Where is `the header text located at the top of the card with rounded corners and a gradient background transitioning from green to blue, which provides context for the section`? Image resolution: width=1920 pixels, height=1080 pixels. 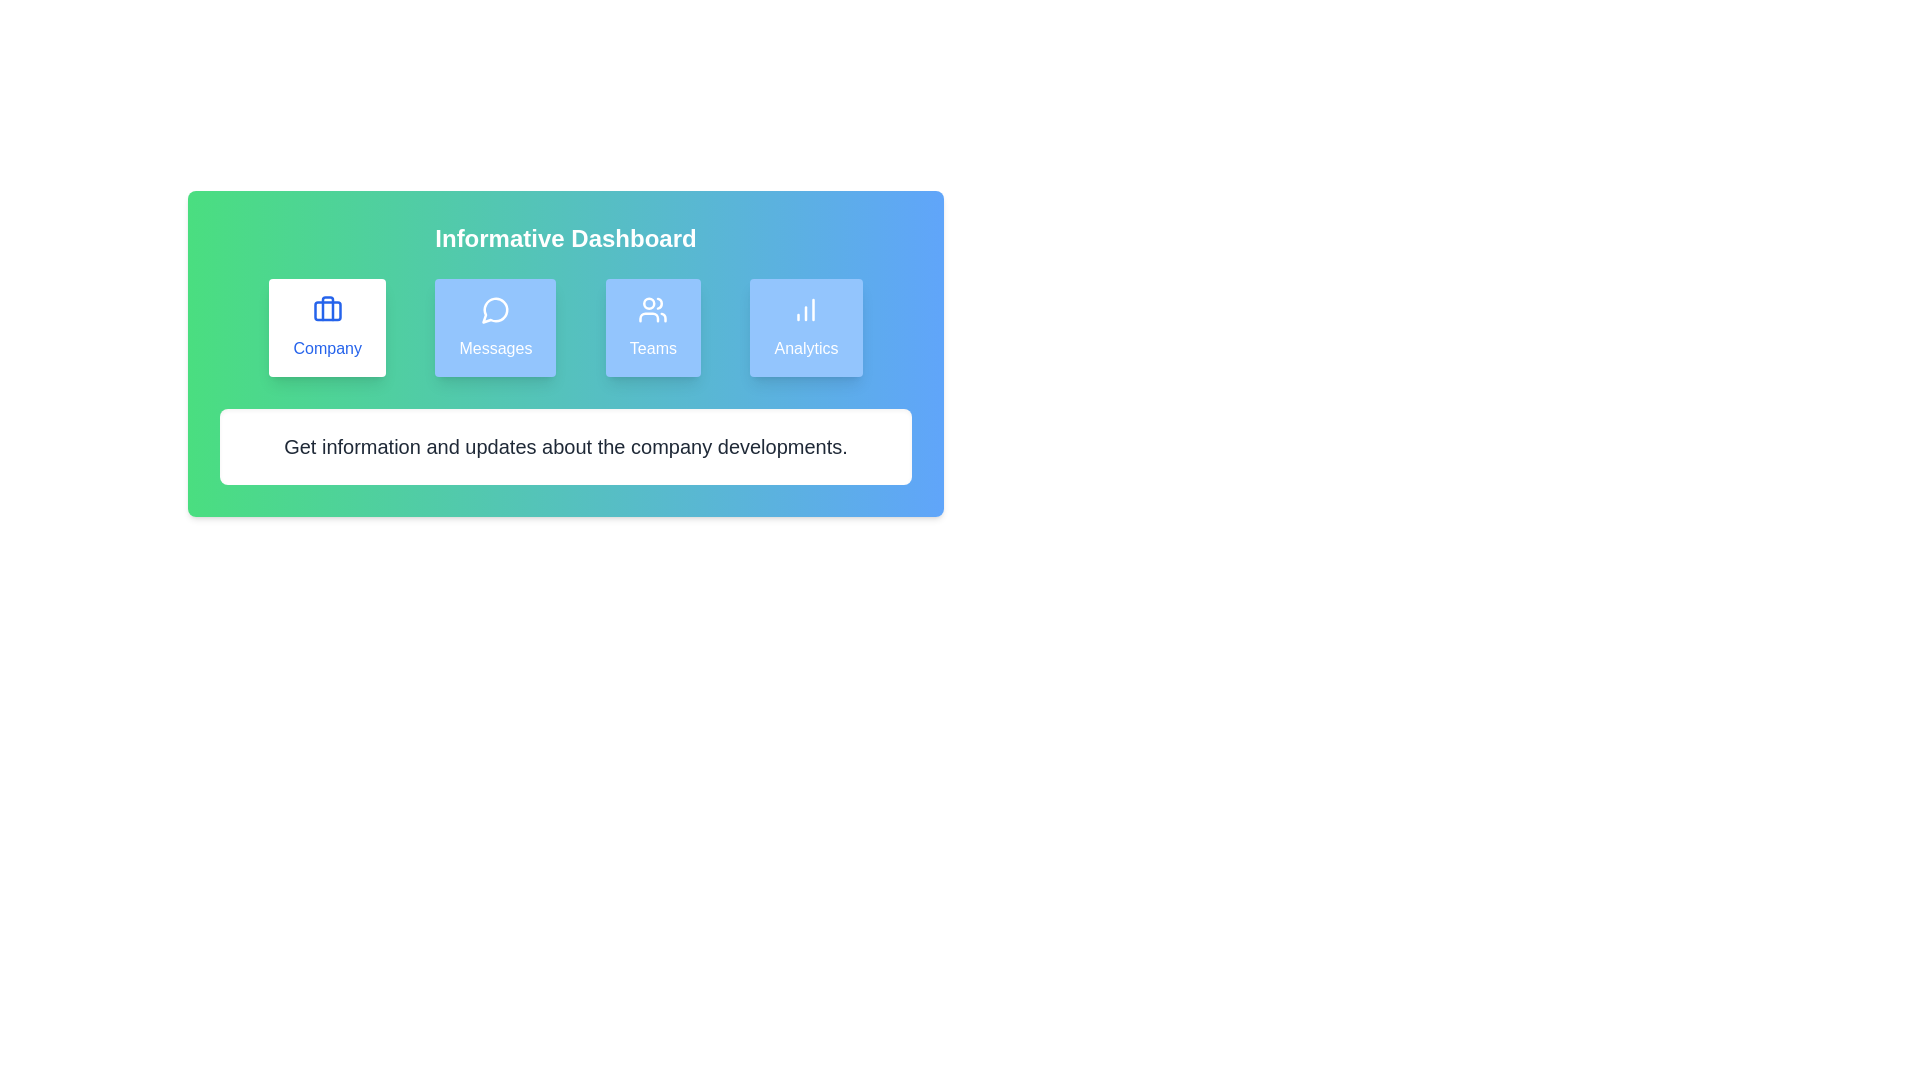
the header text located at the top of the card with rounded corners and a gradient background transitioning from green to blue, which provides context for the section is located at coordinates (565, 238).